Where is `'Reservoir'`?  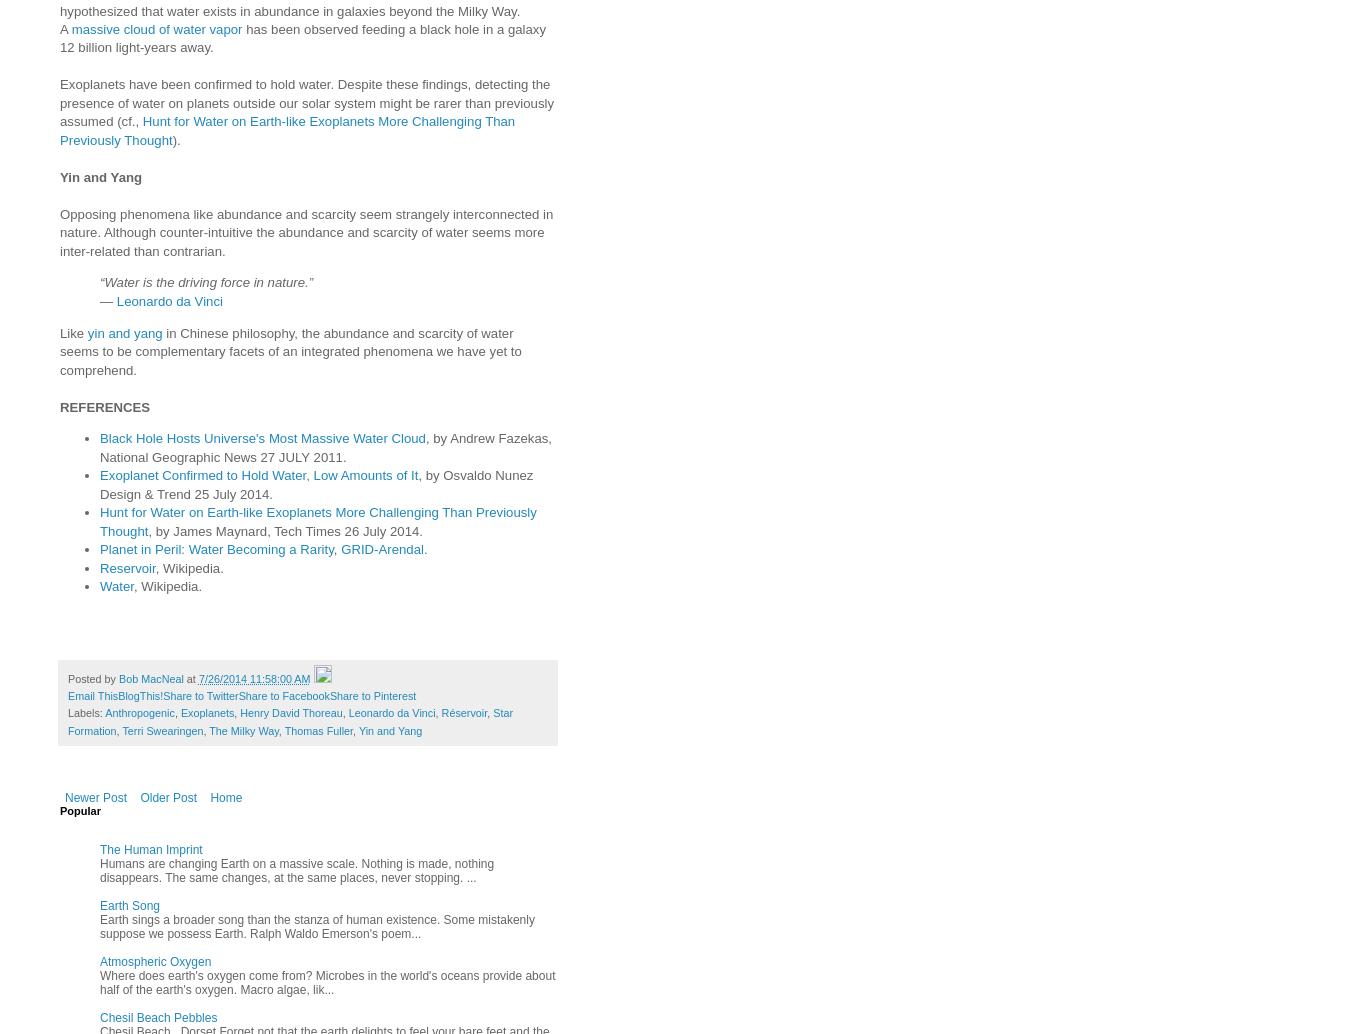 'Reservoir' is located at coordinates (126, 567).